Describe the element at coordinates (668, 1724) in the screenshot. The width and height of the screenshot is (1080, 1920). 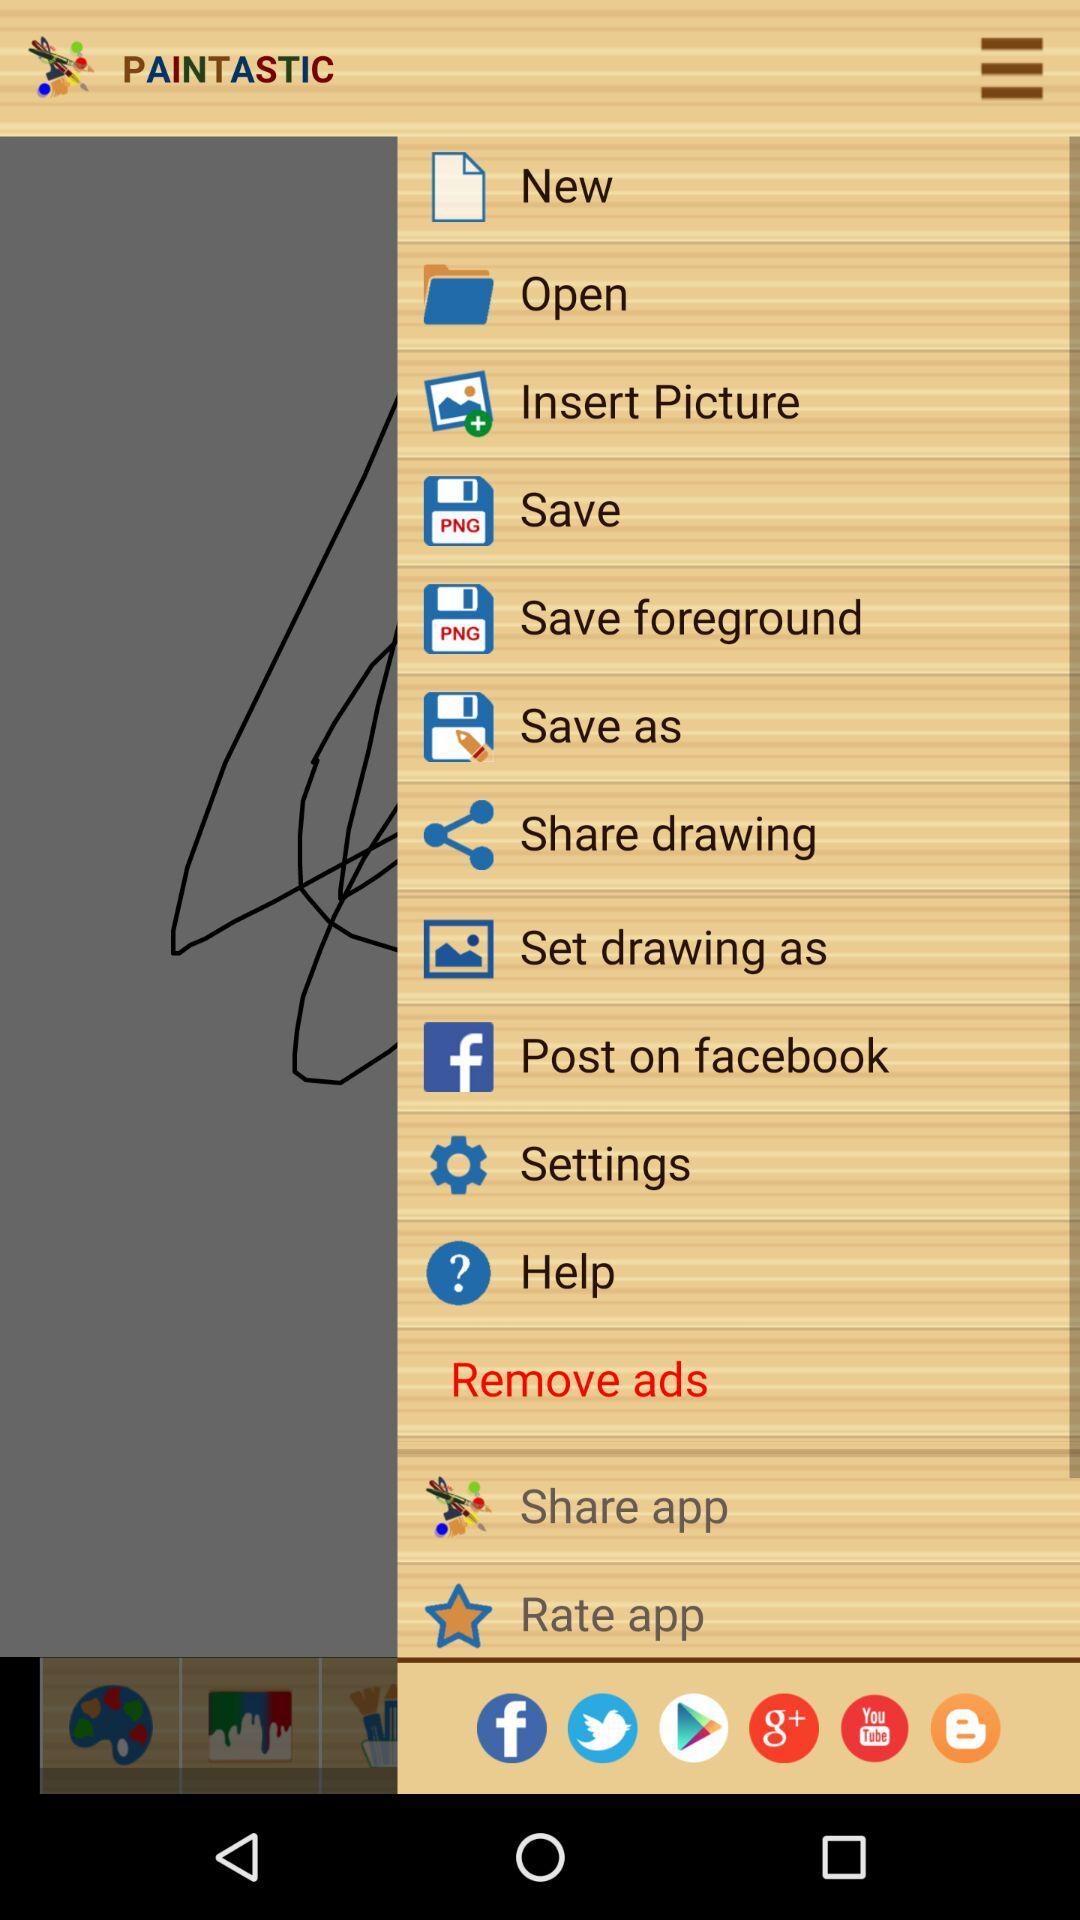
I see `the play icon` at that location.